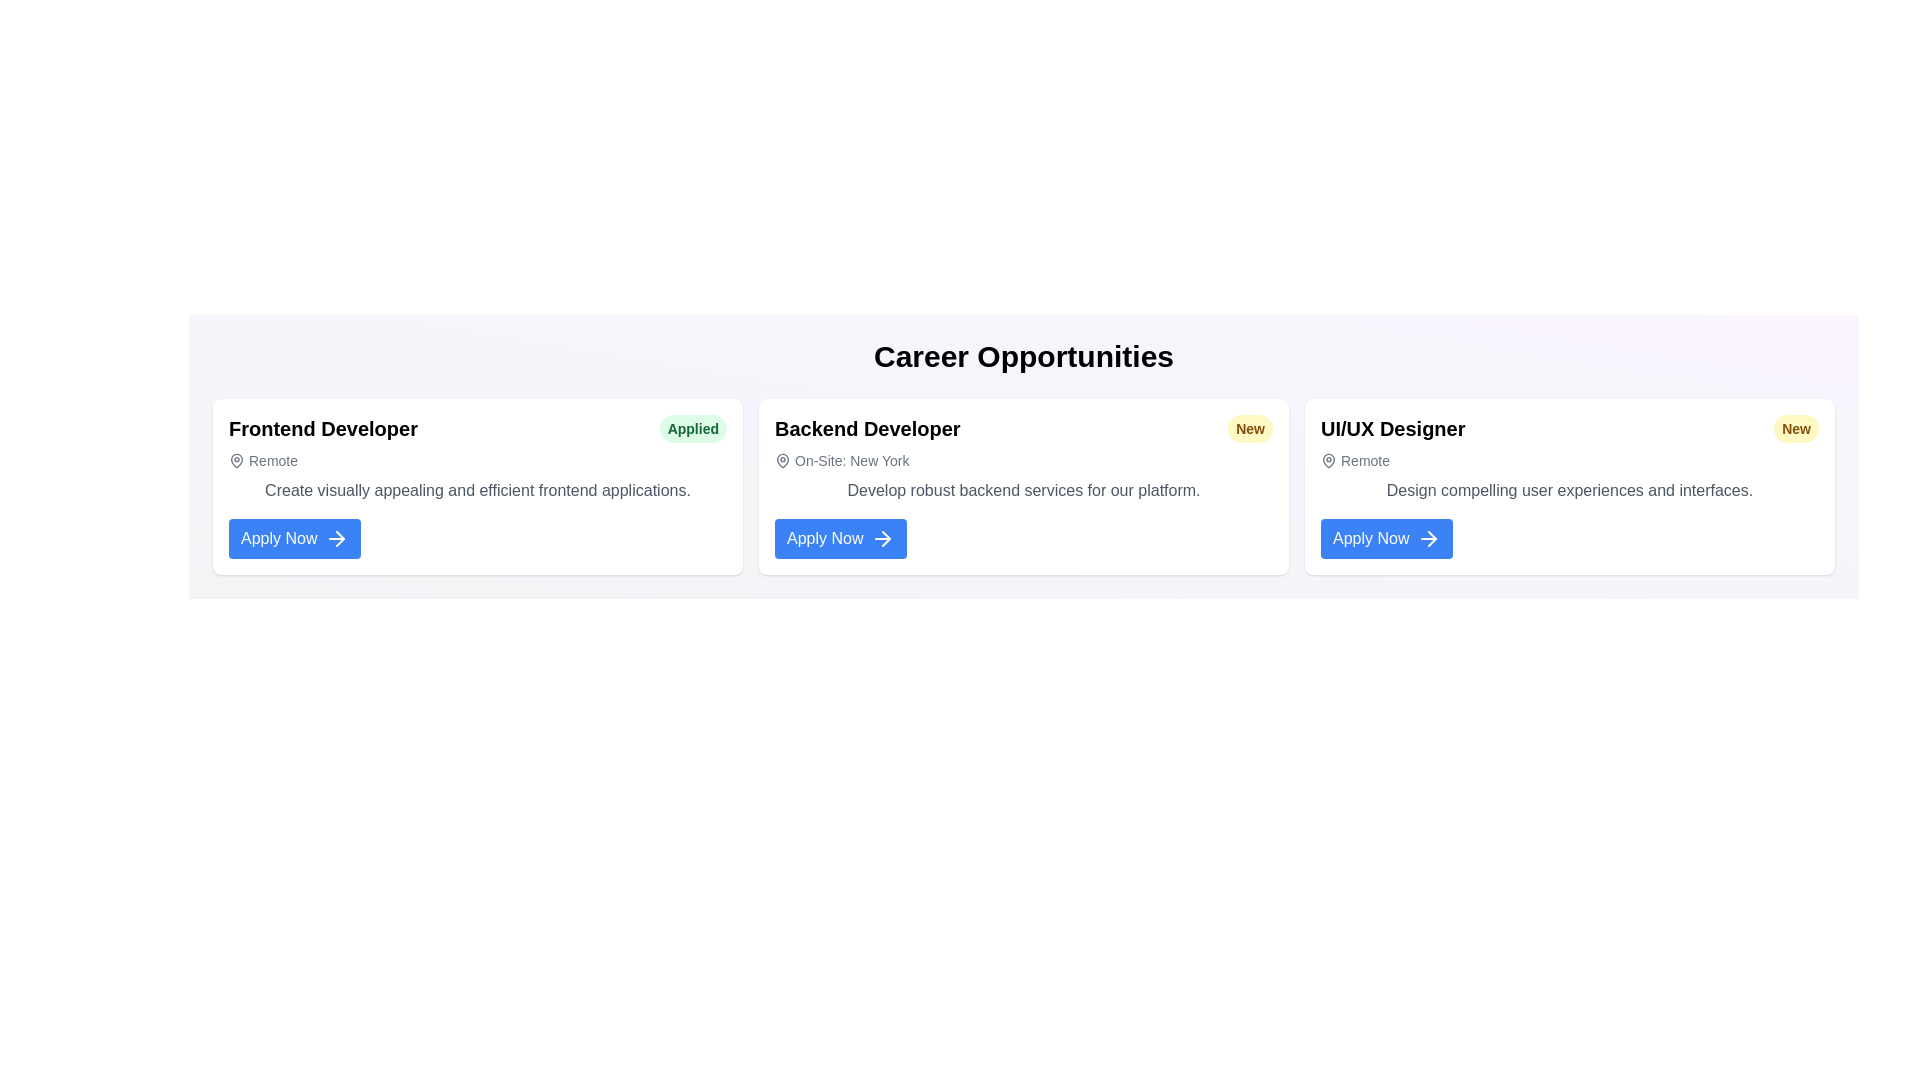  Describe the element at coordinates (1431, 538) in the screenshot. I see `the rightward-pointing arrow icon located to the right of the 'Apply Now' text in the blue button under the 'UI/UX Designer' section` at that location.